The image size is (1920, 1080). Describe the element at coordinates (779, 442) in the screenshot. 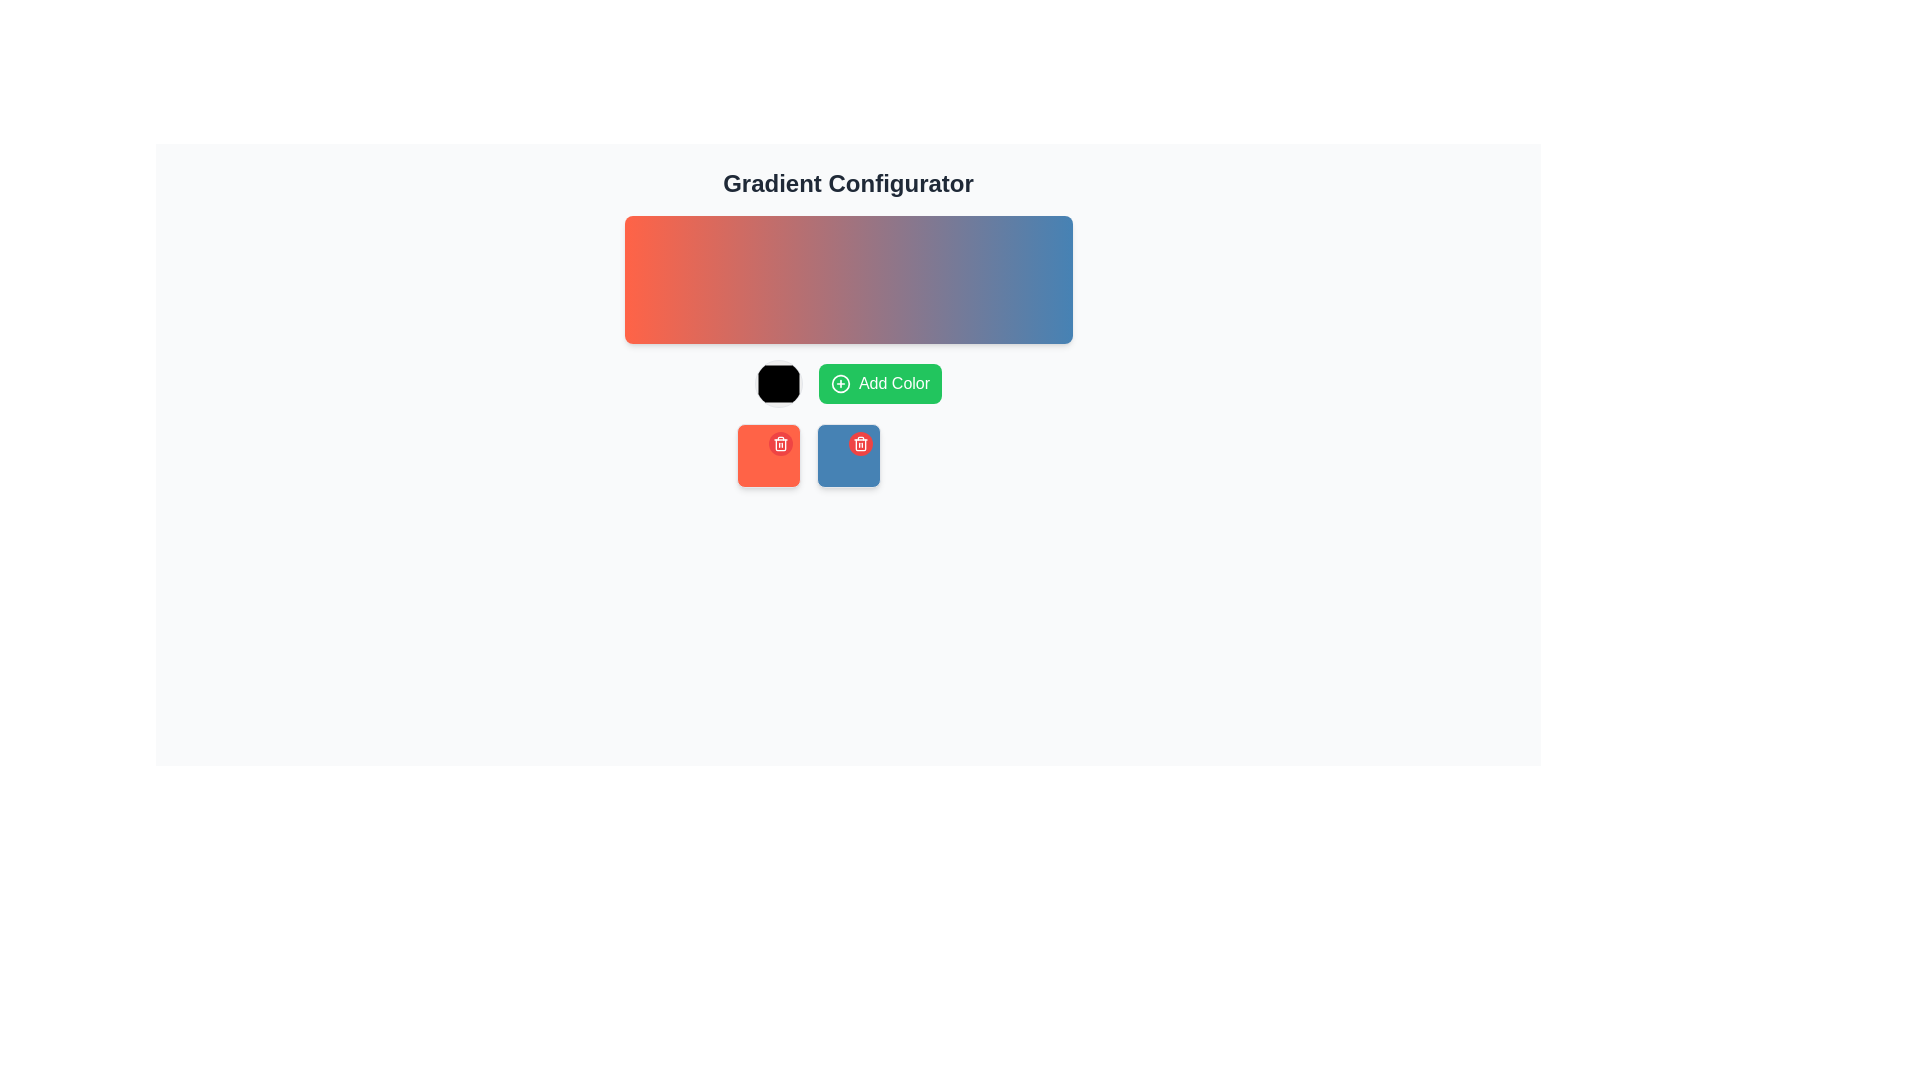

I see `the trash bin icon within the red circular button on the left side of the two square buttons` at that location.